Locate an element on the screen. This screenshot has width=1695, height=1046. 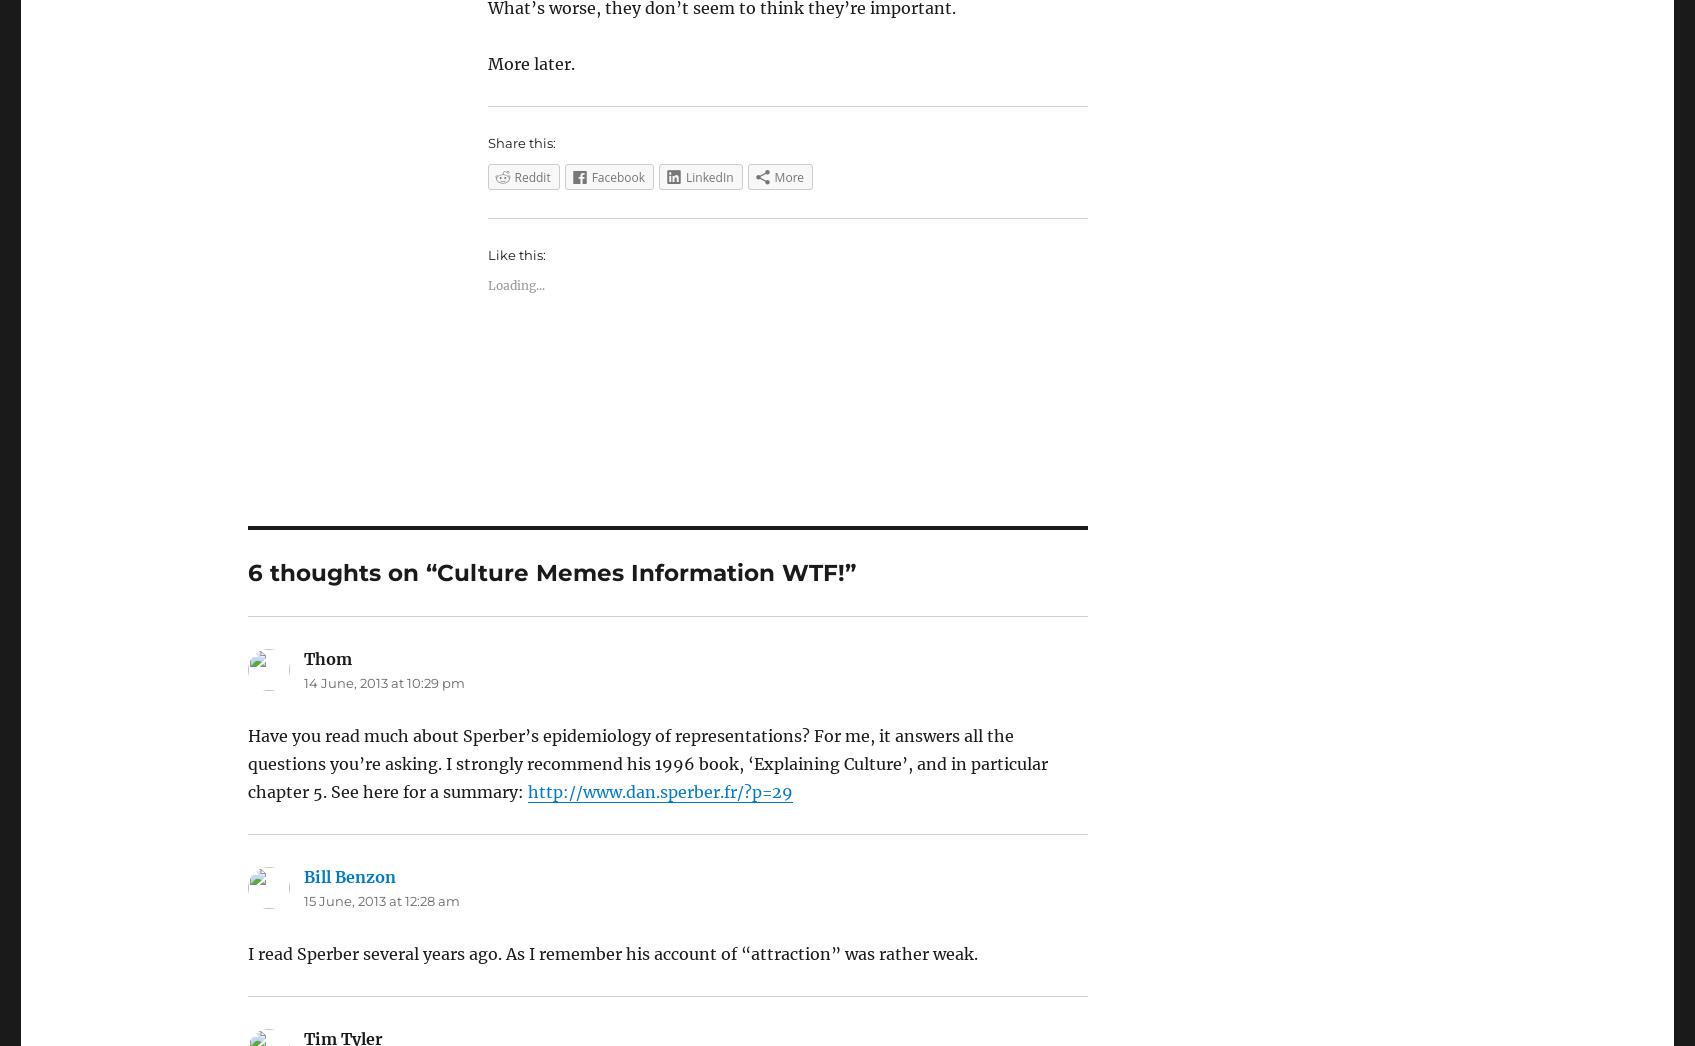
'More' is located at coordinates (789, 177).